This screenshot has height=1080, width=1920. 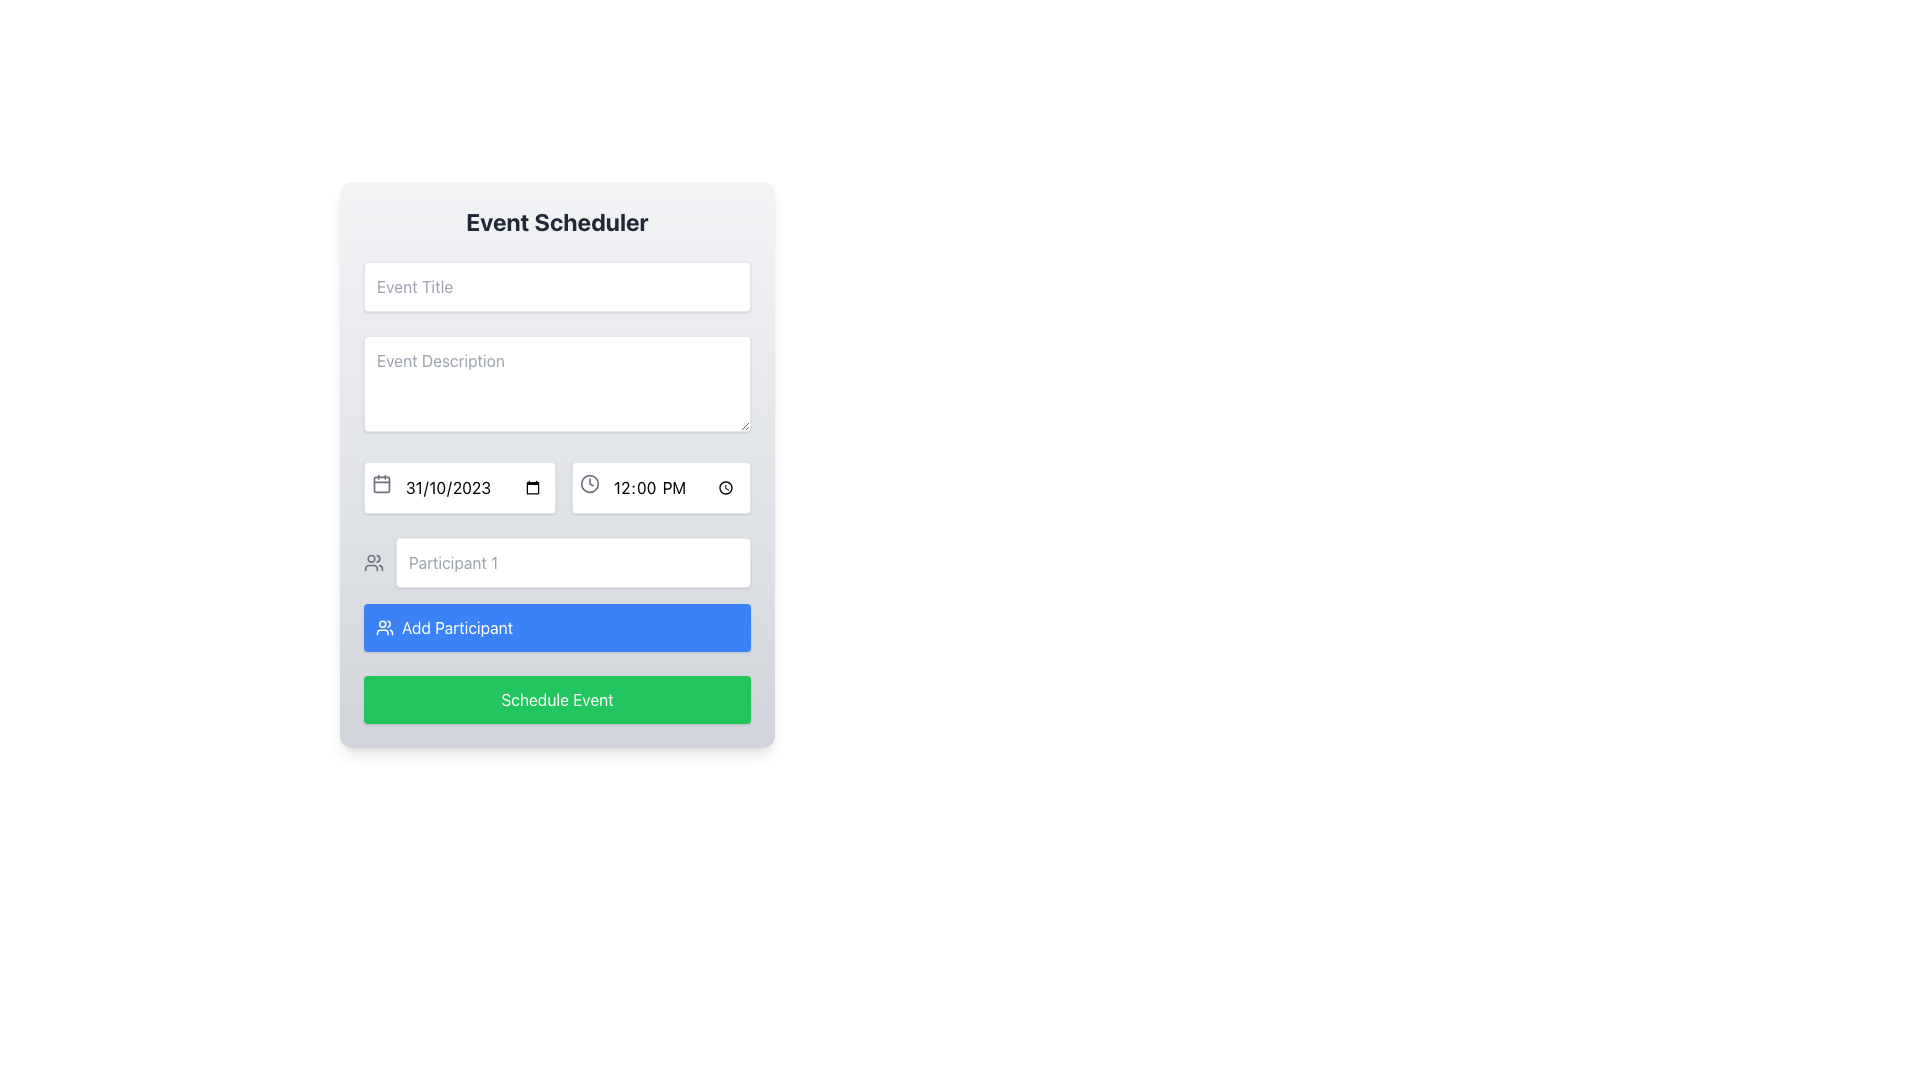 What do you see at coordinates (589, 483) in the screenshot?
I see `the circular clock icon element located on the right side of the time input field` at bounding box center [589, 483].